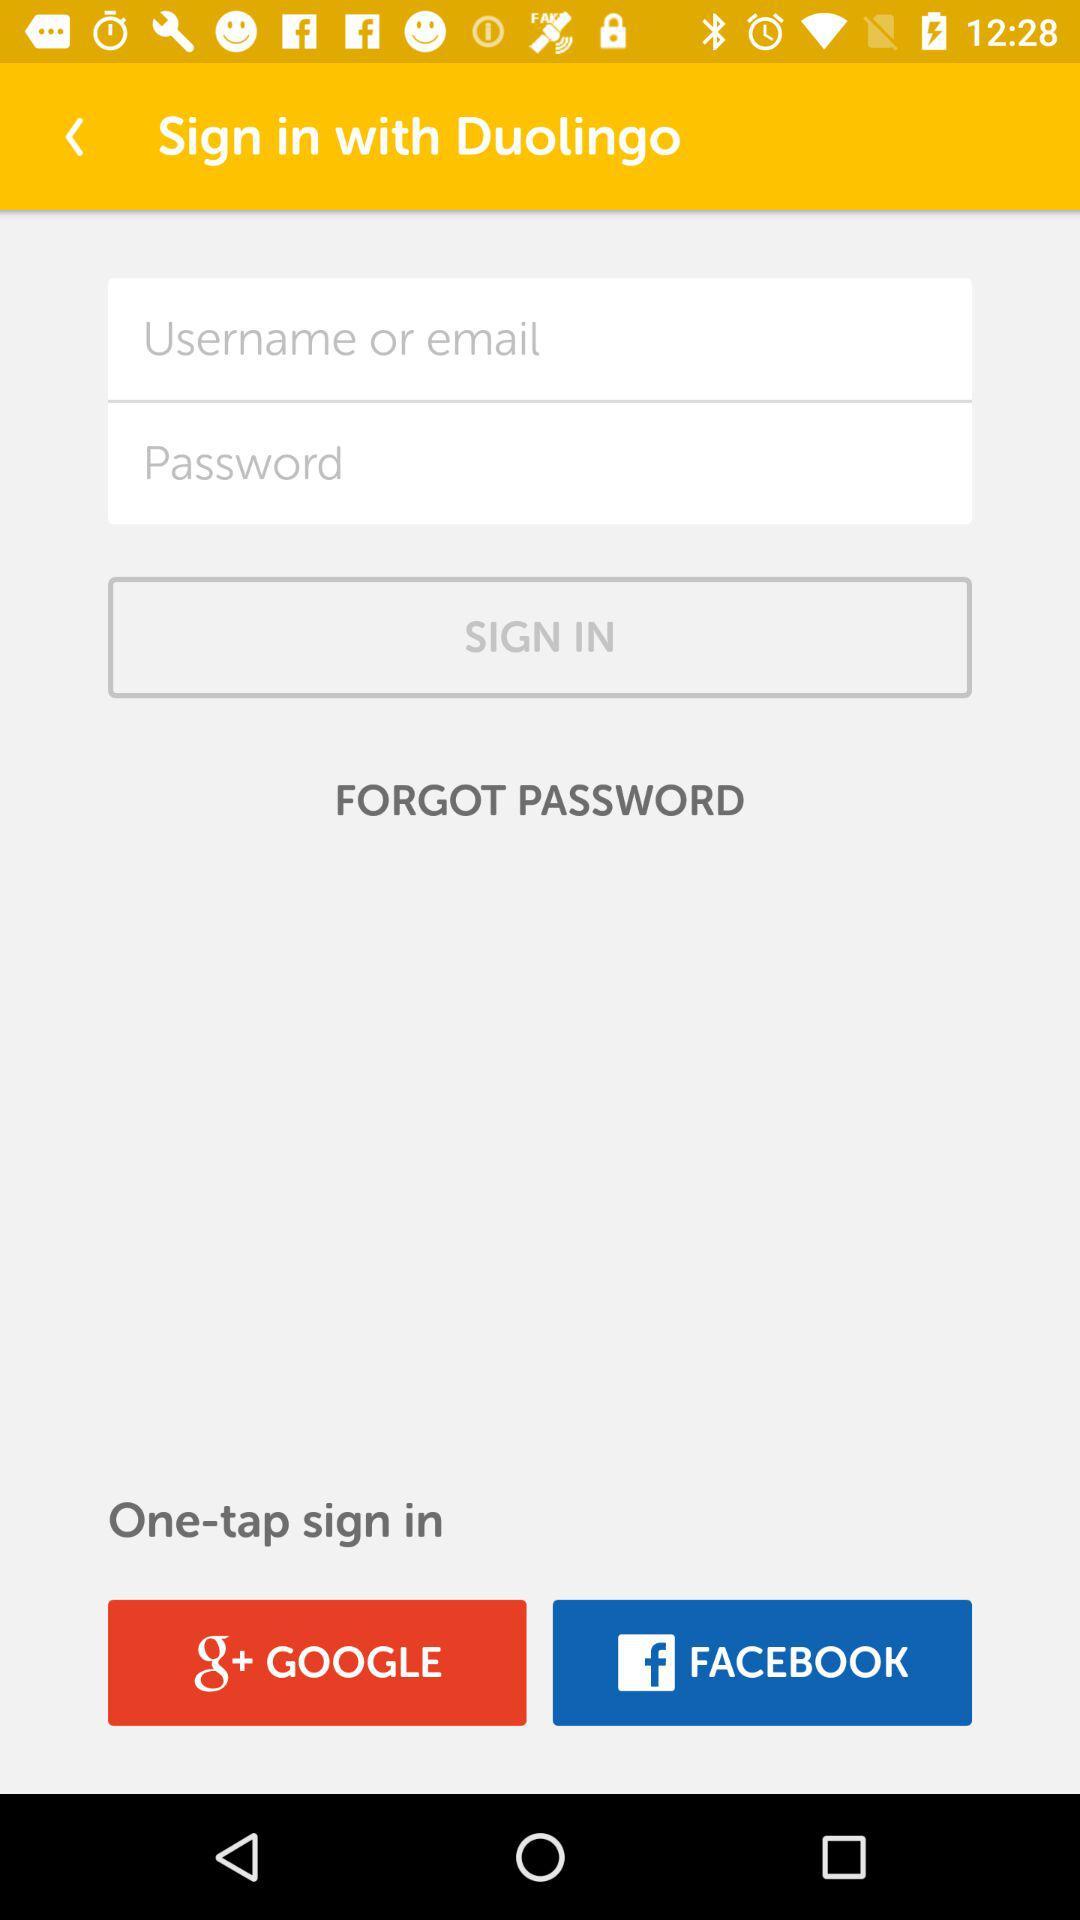 This screenshot has height=1920, width=1080. What do you see at coordinates (540, 462) in the screenshot?
I see `password` at bounding box center [540, 462].